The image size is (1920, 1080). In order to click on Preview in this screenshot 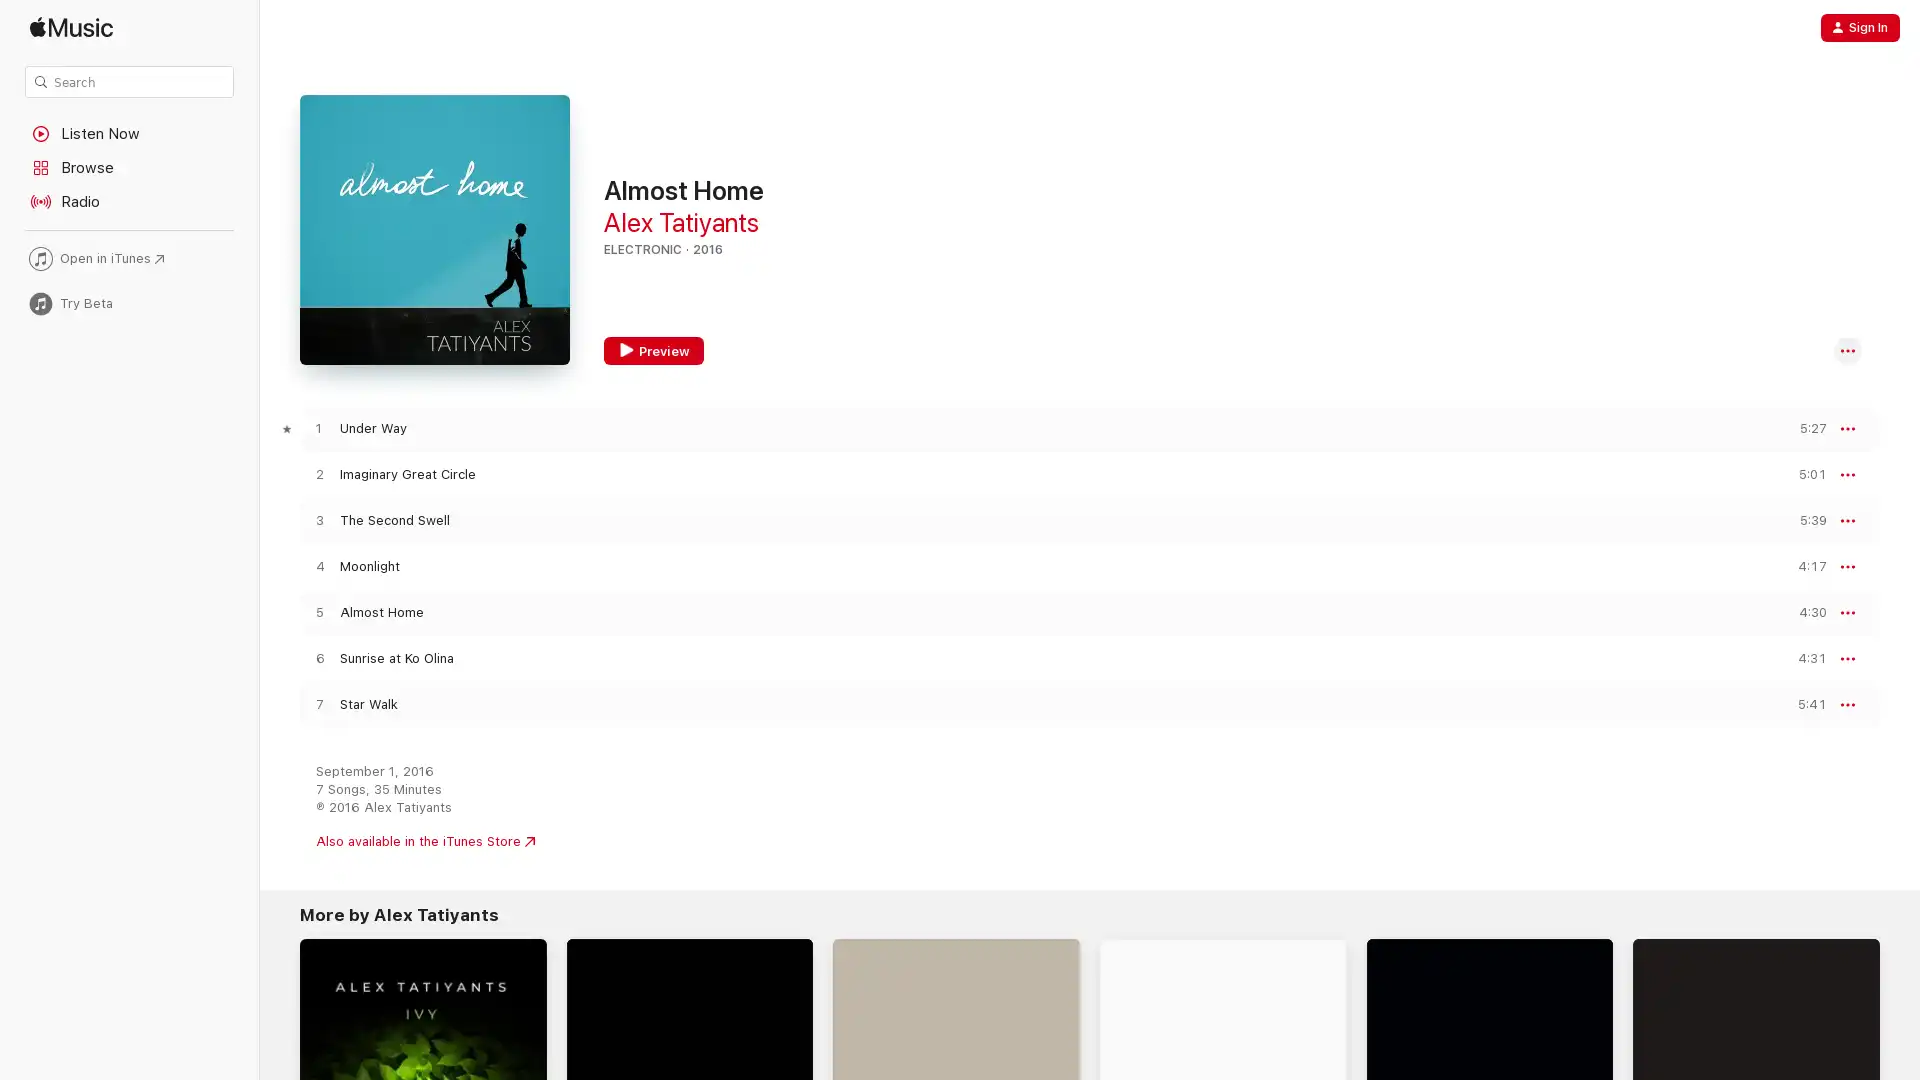, I will do `click(1804, 611)`.